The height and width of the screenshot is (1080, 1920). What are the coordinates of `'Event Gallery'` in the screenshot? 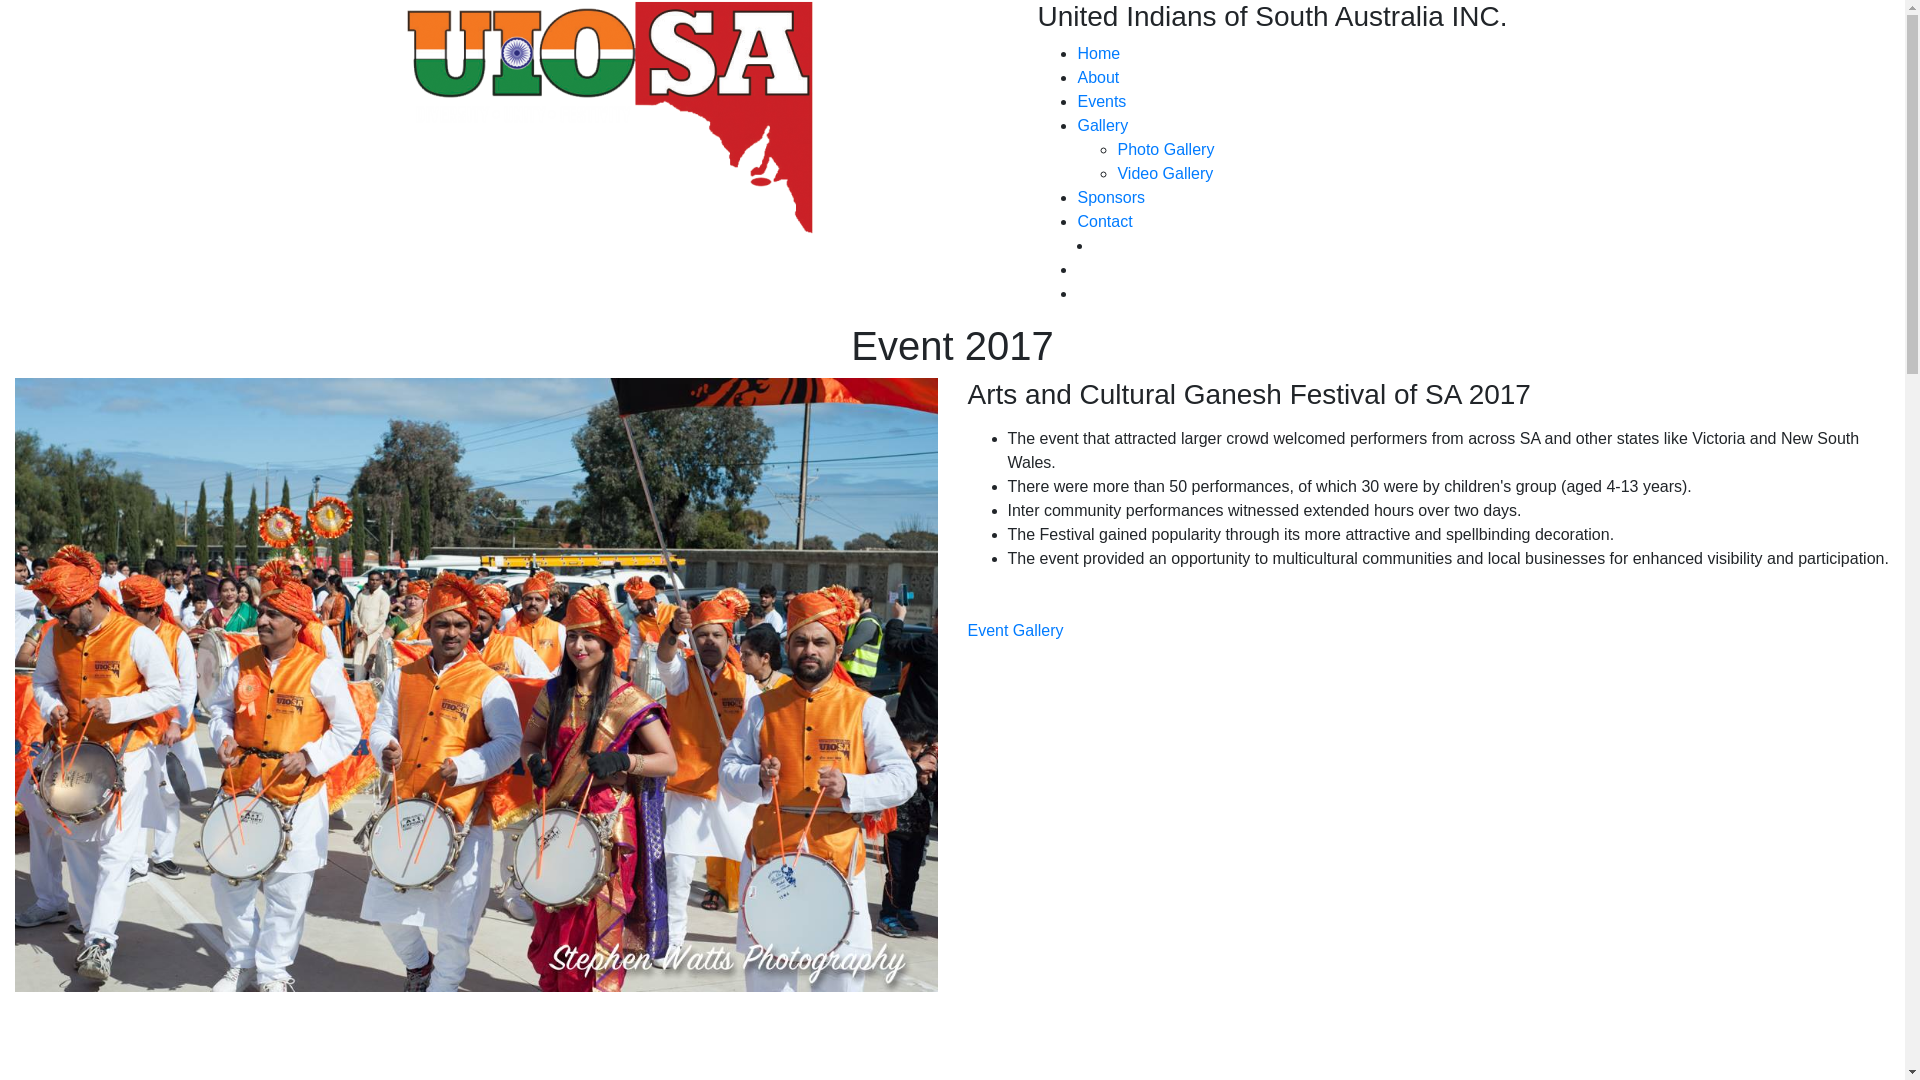 It's located at (1016, 630).